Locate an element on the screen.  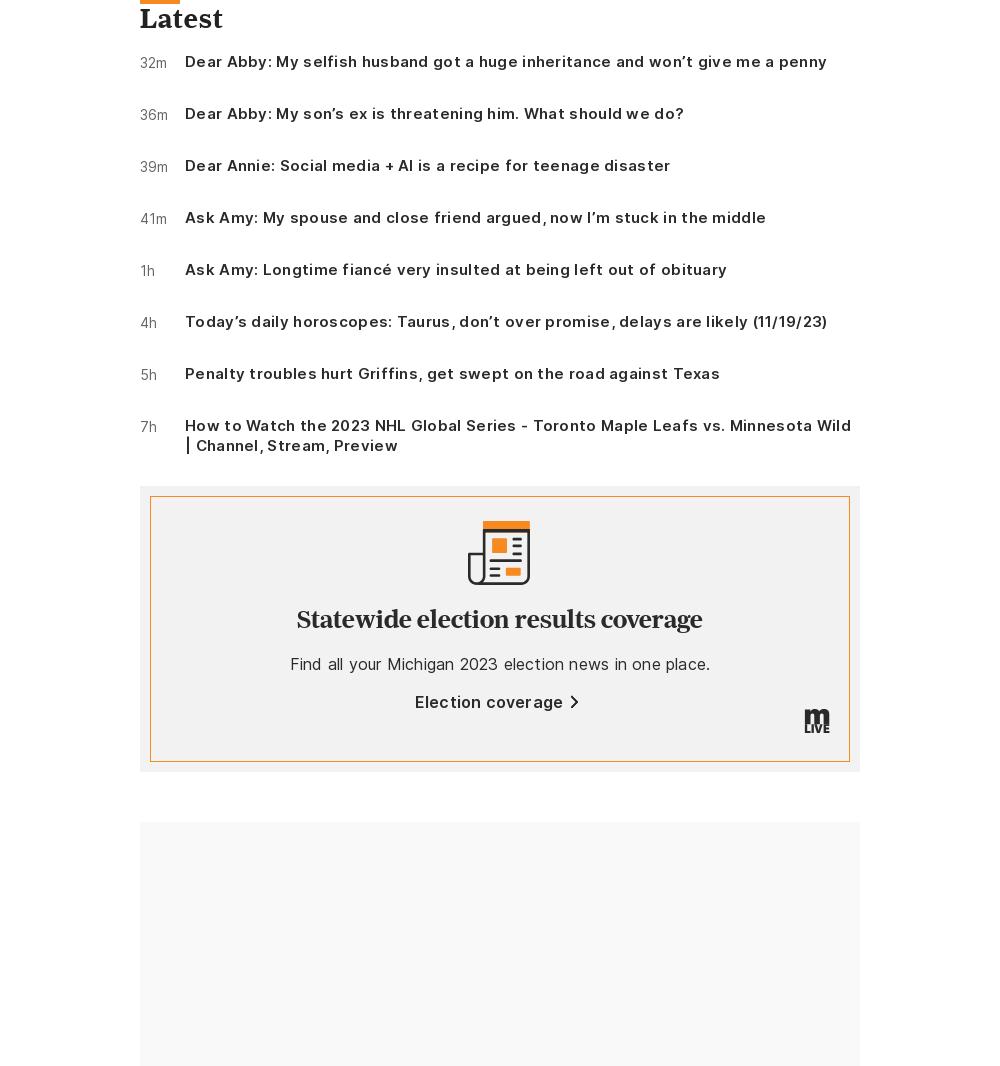
'41m' is located at coordinates (153, 217).